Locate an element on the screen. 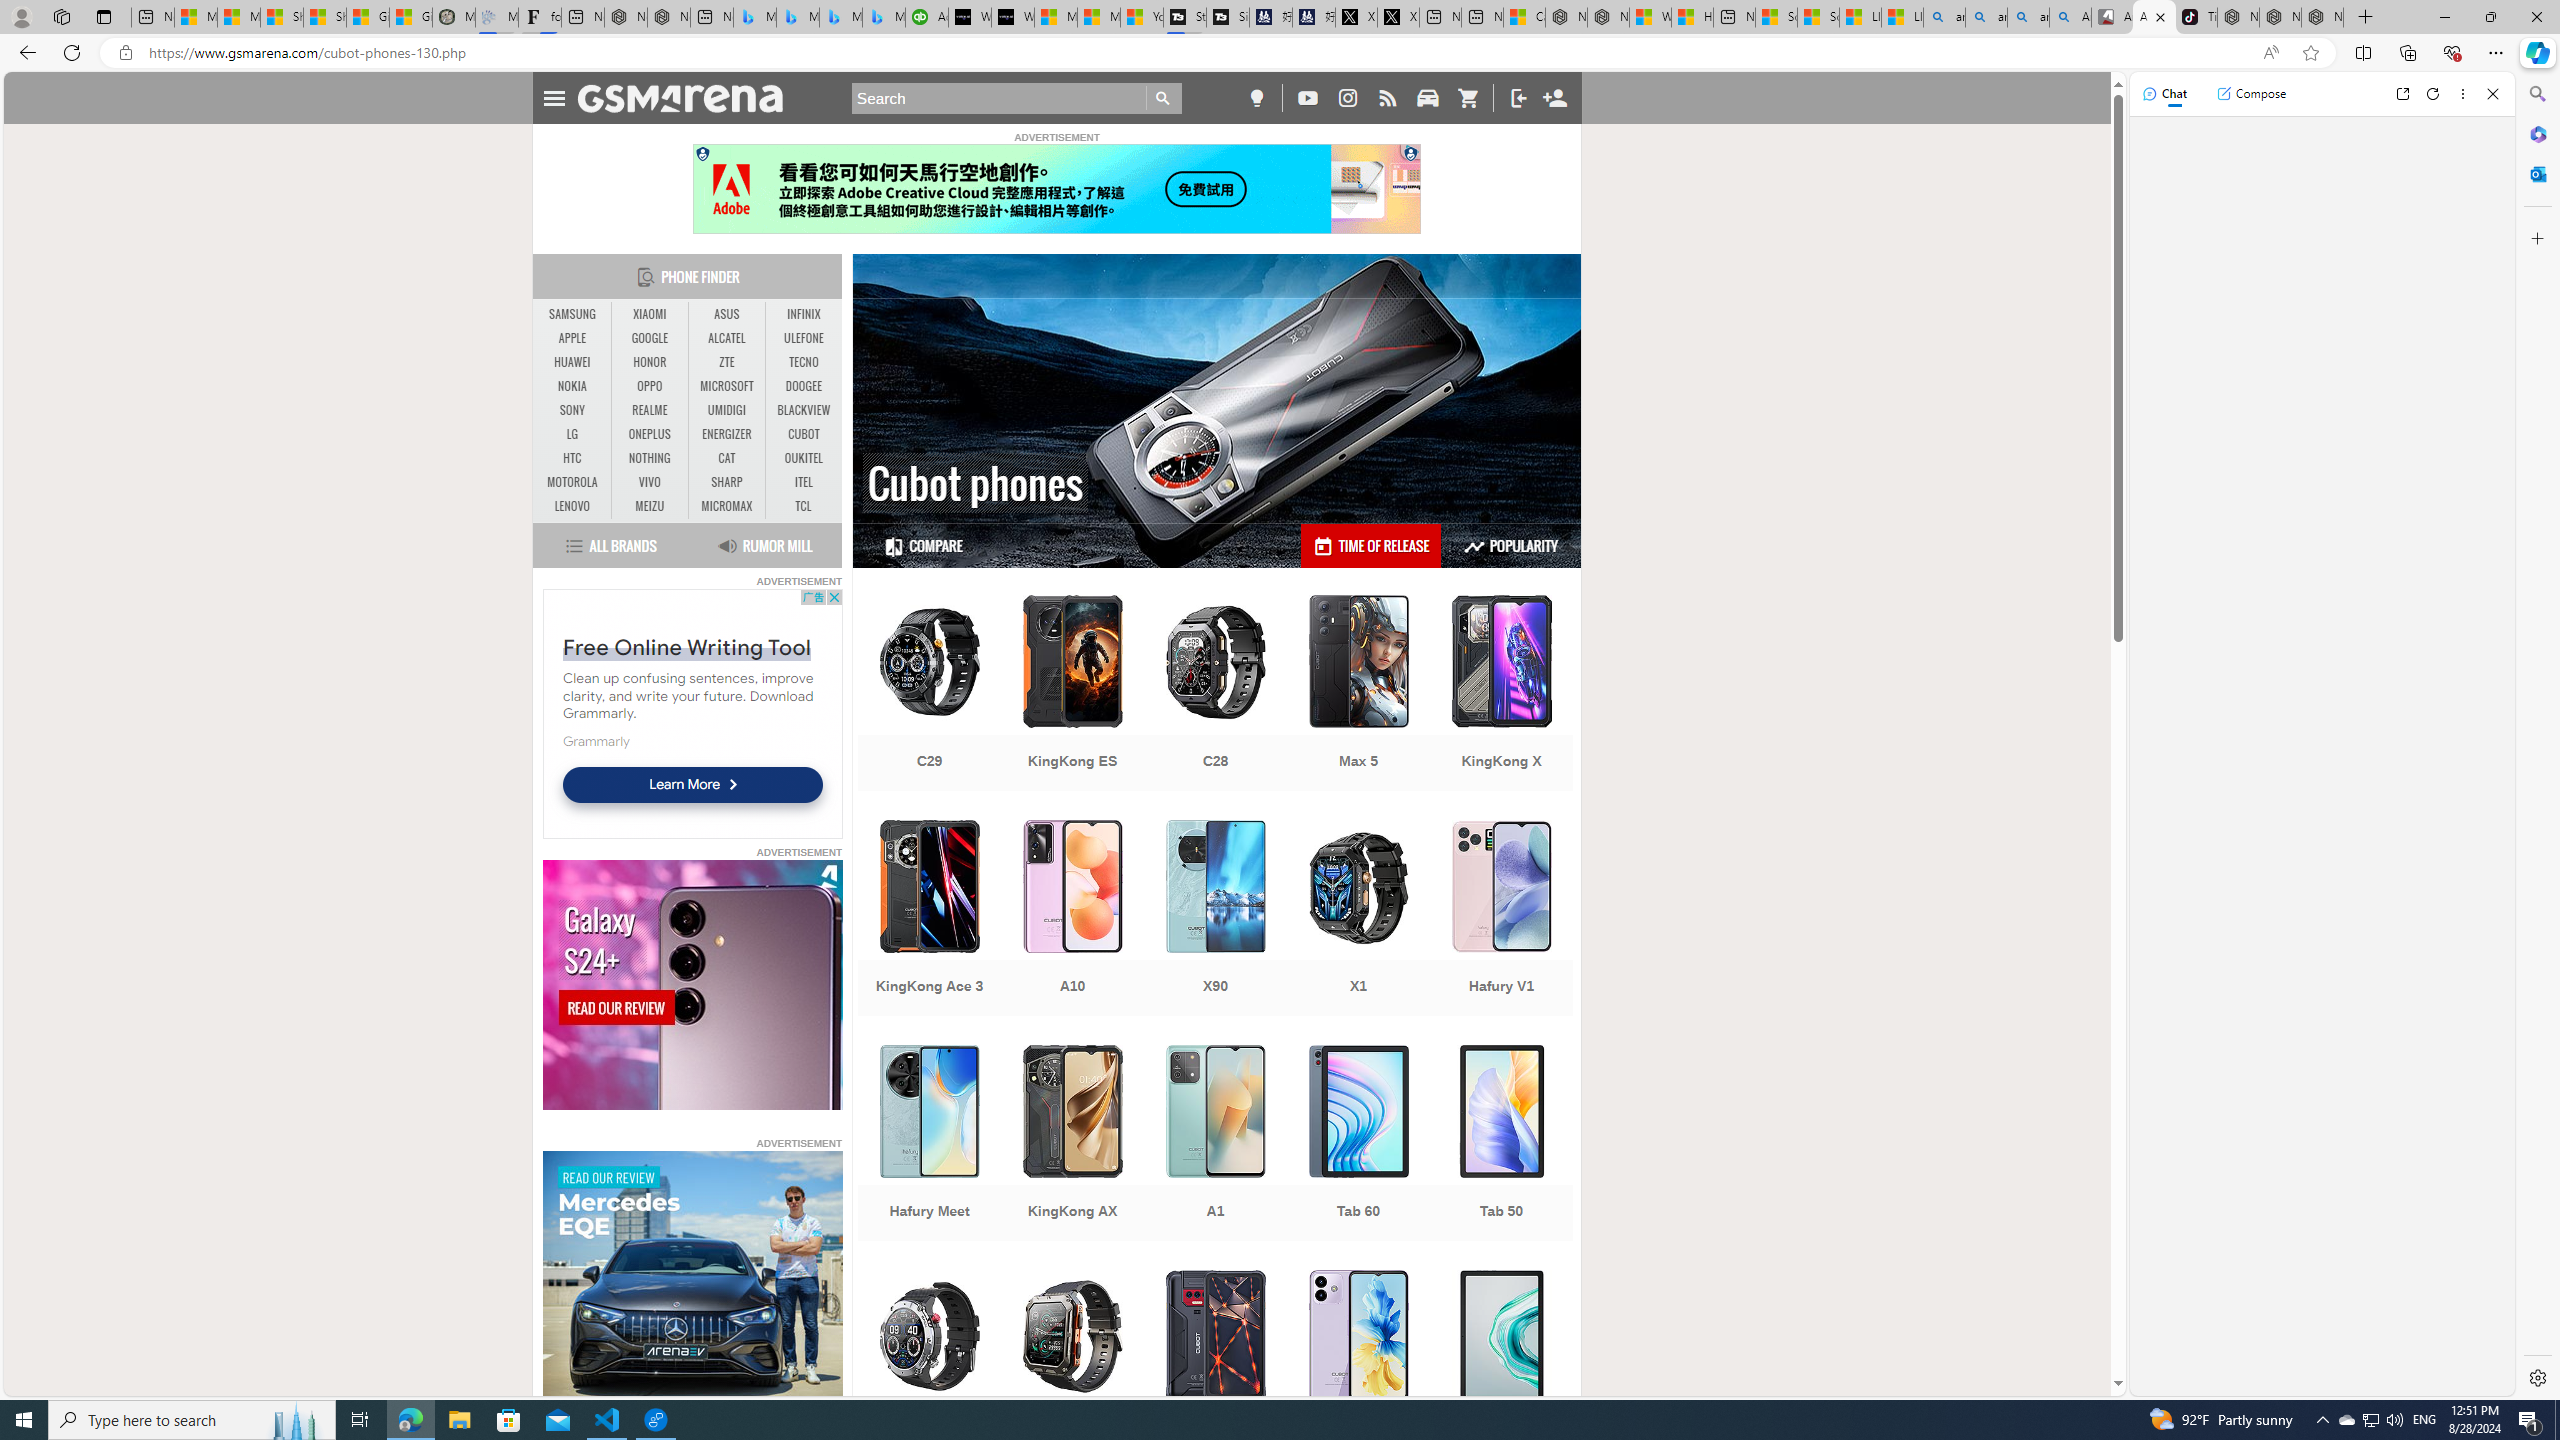 This screenshot has height=1440, width=2560. 'amazon - Search Images' is located at coordinates (2027, 16).